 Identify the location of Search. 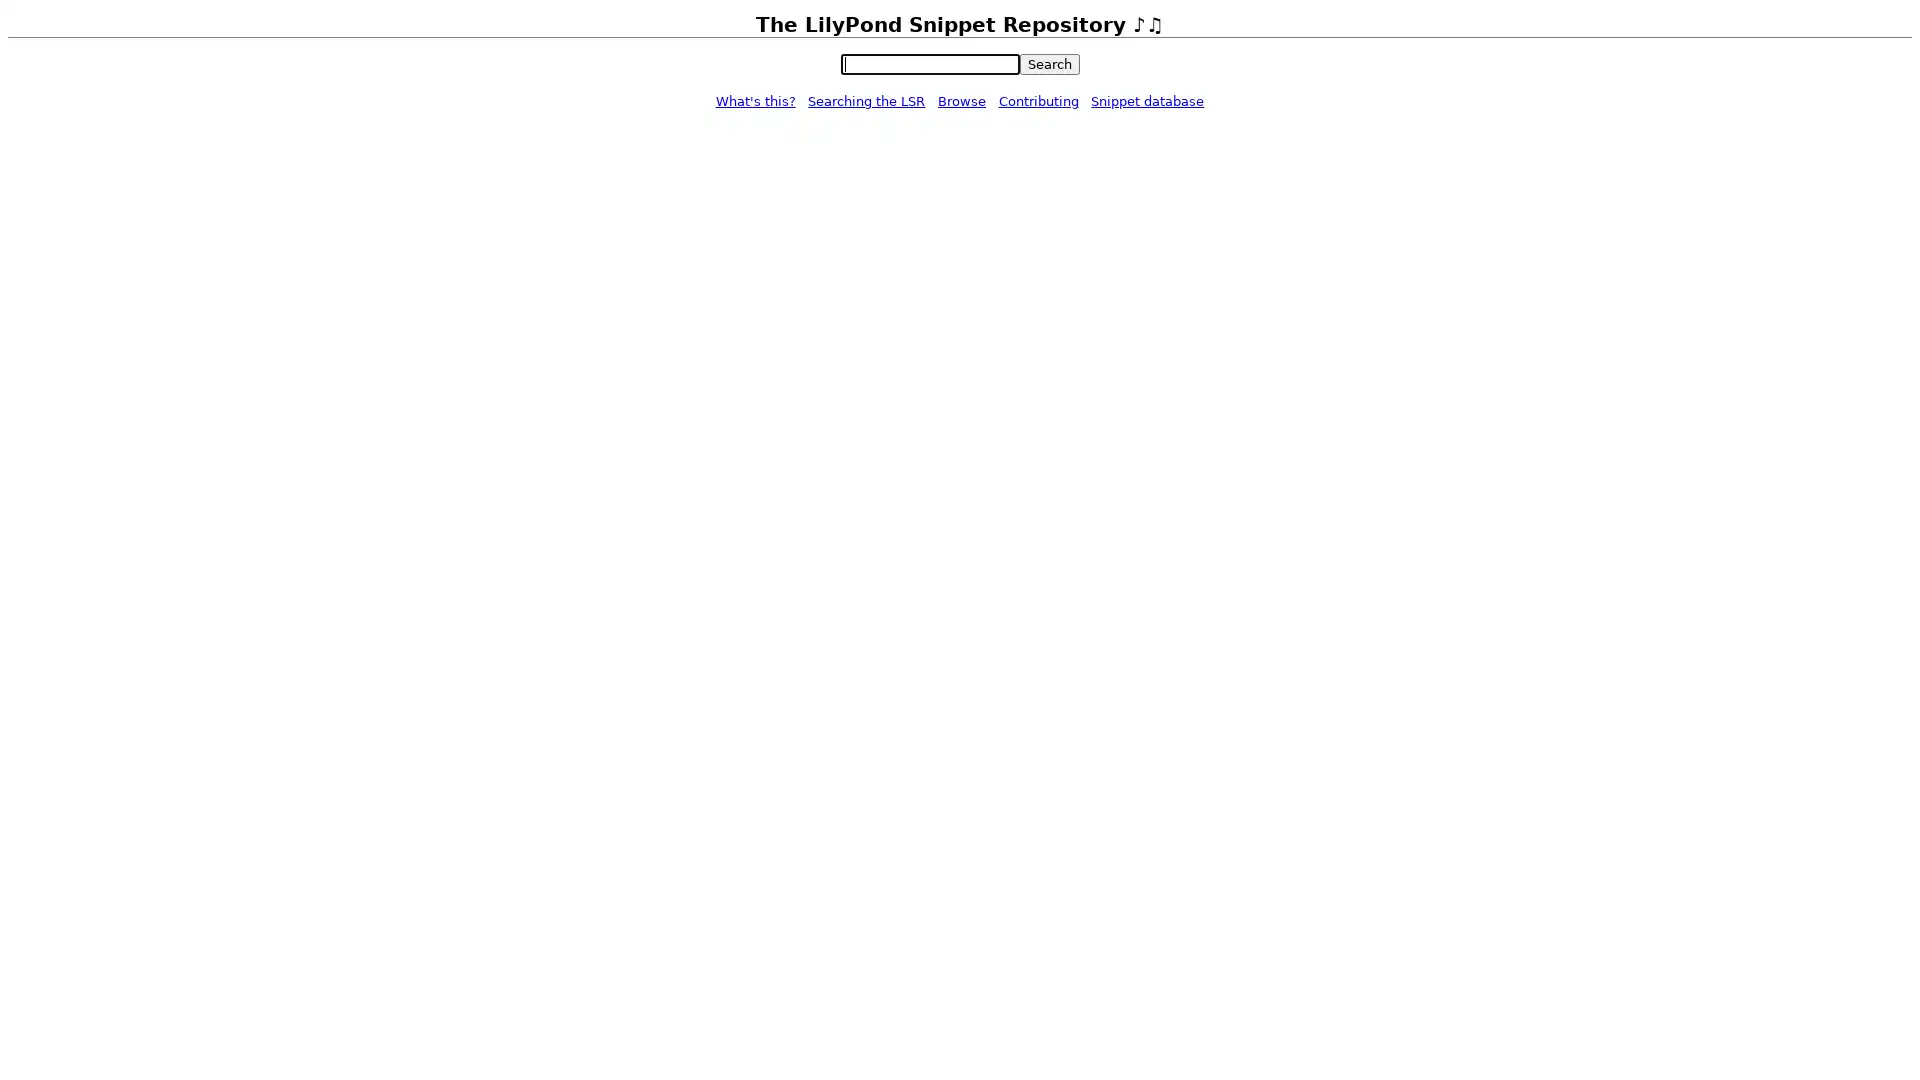
(1048, 63).